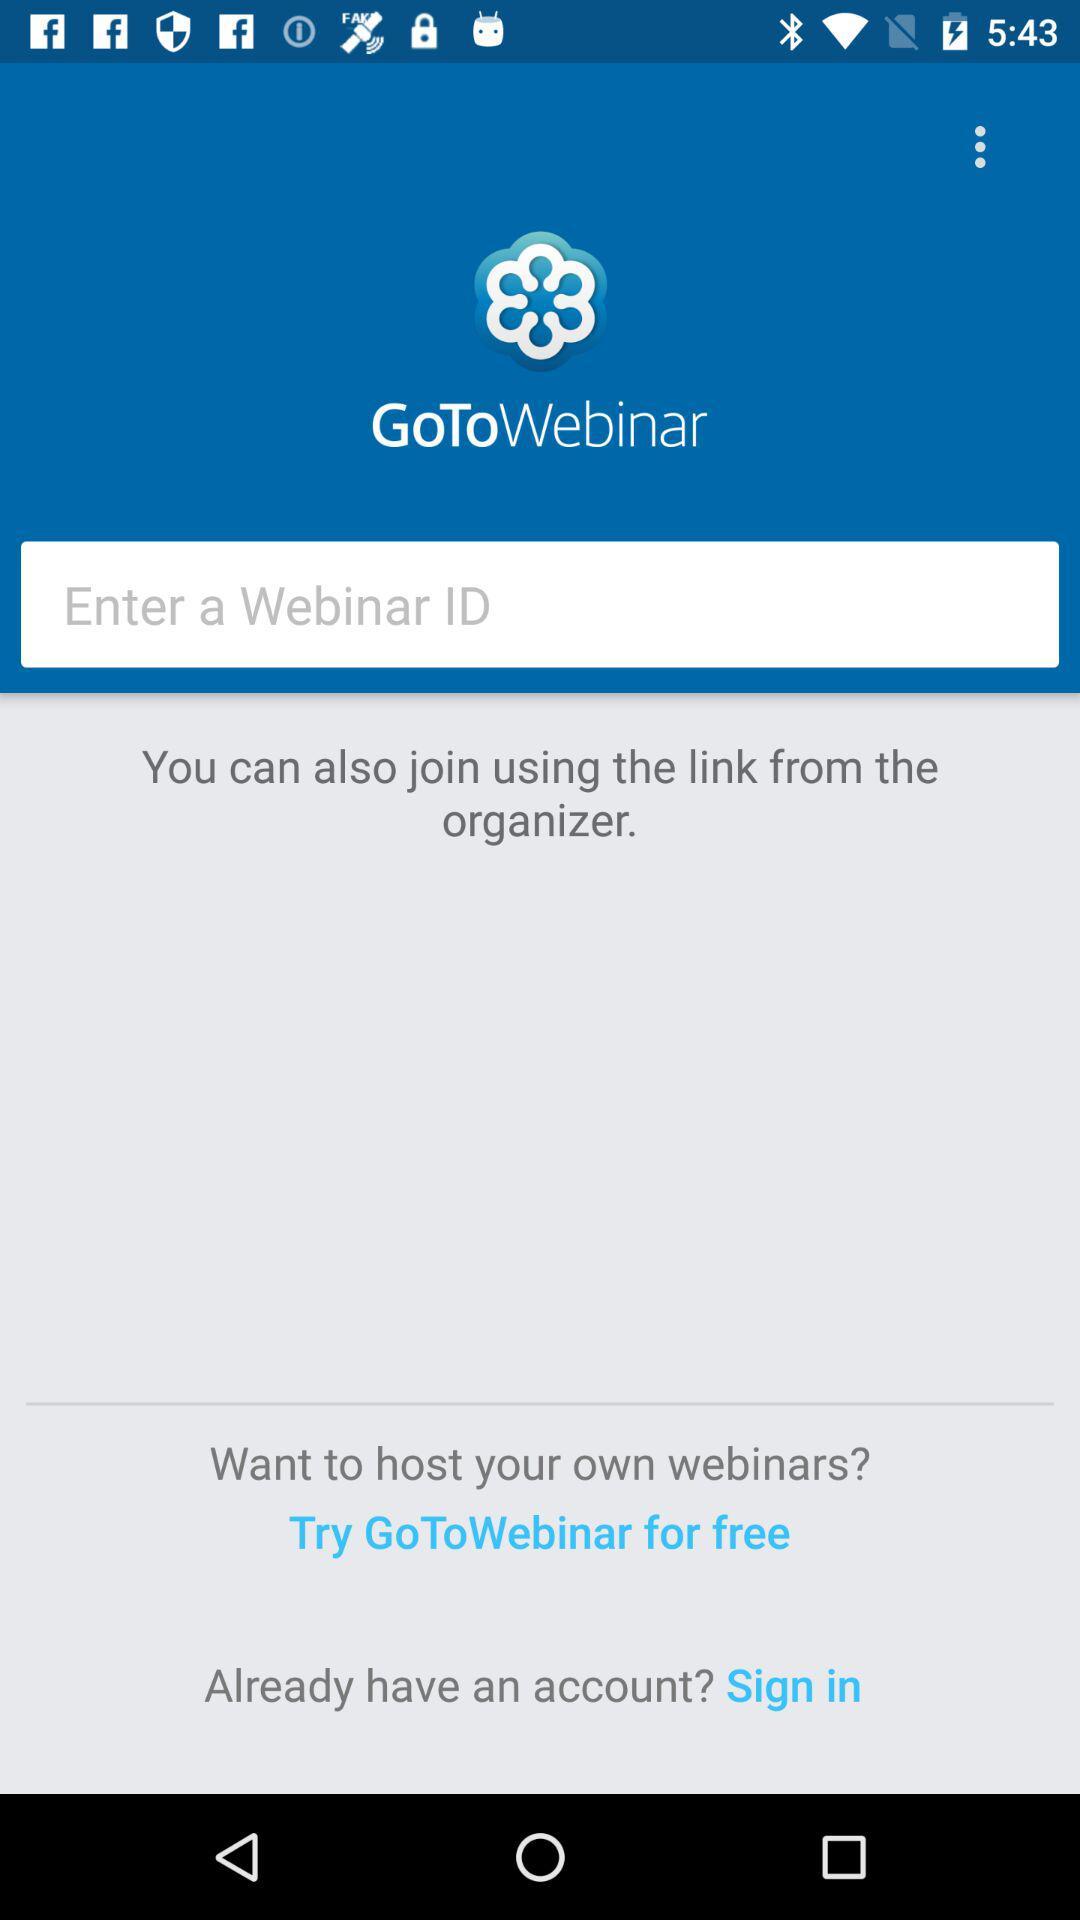 The image size is (1080, 1920). Describe the element at coordinates (799, 1683) in the screenshot. I see `item below the try gotowebinar for icon` at that location.